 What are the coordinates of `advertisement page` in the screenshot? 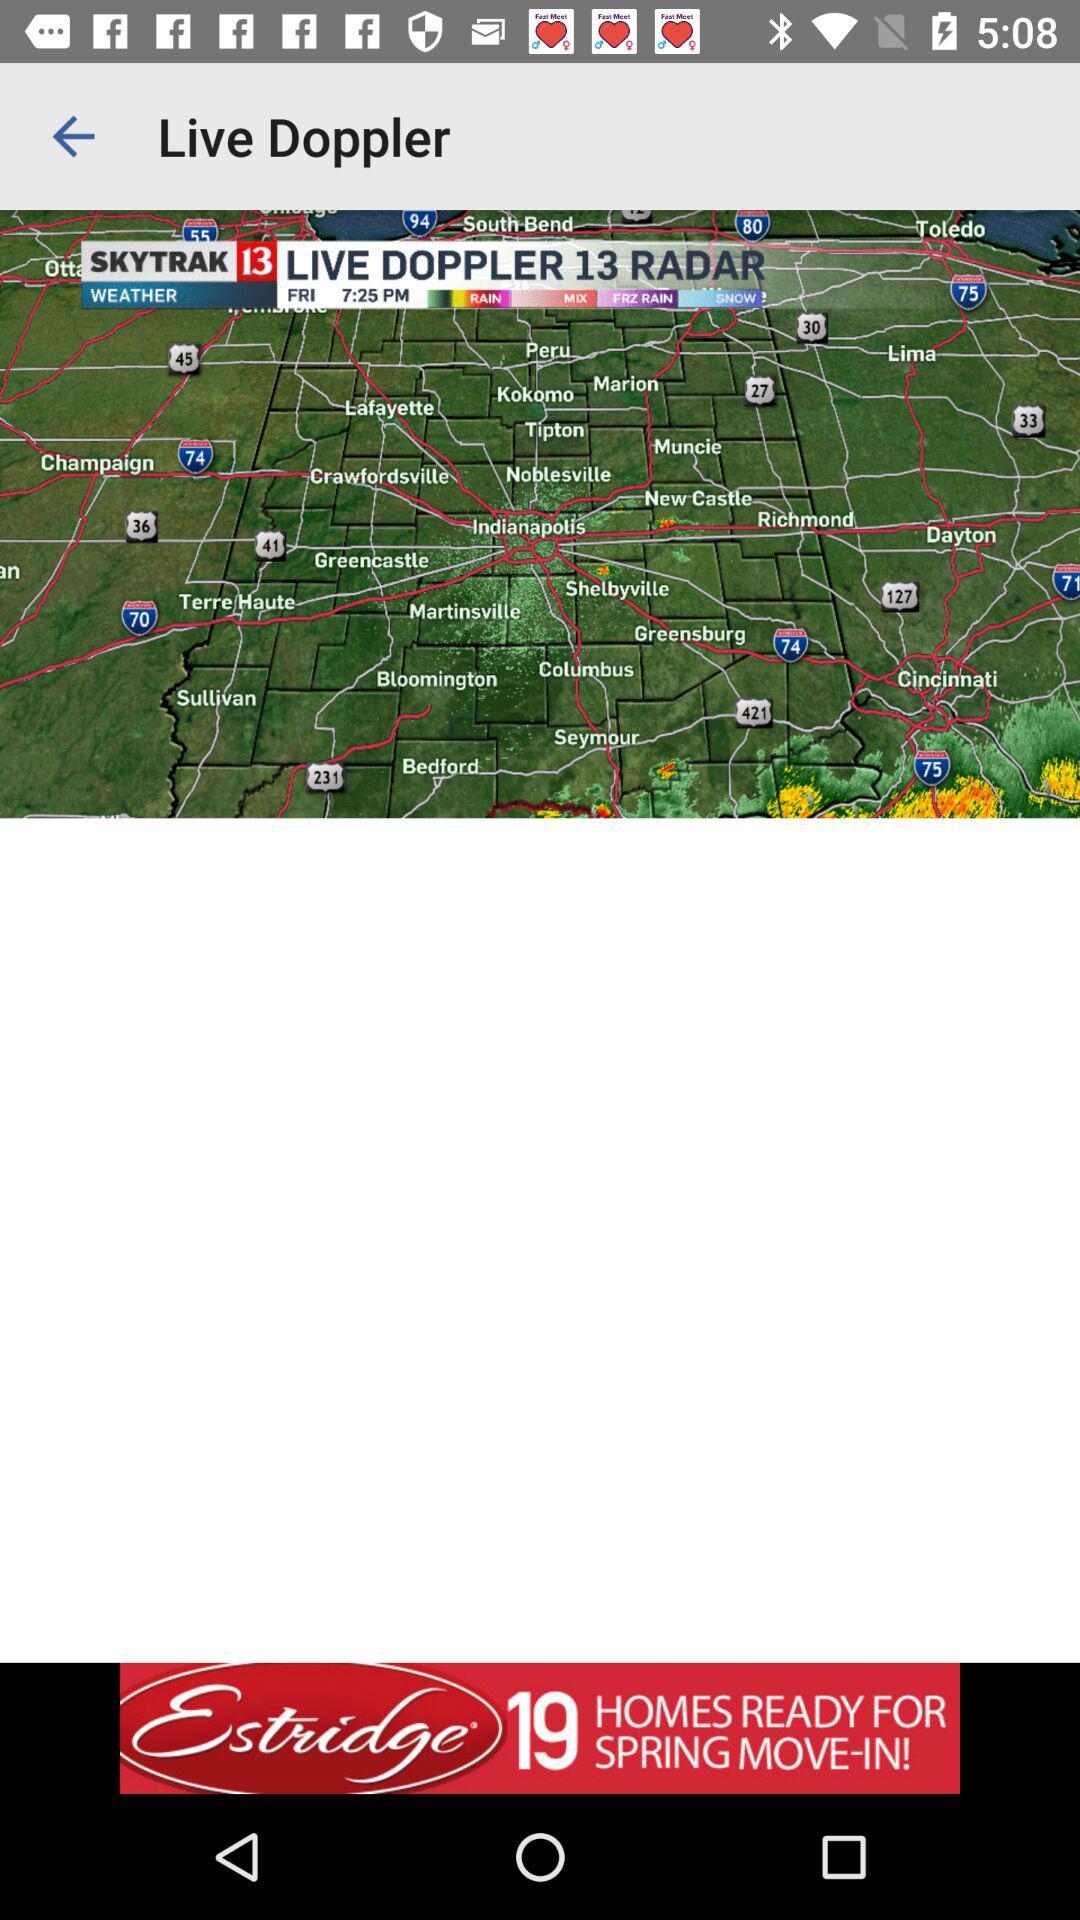 It's located at (540, 1727).